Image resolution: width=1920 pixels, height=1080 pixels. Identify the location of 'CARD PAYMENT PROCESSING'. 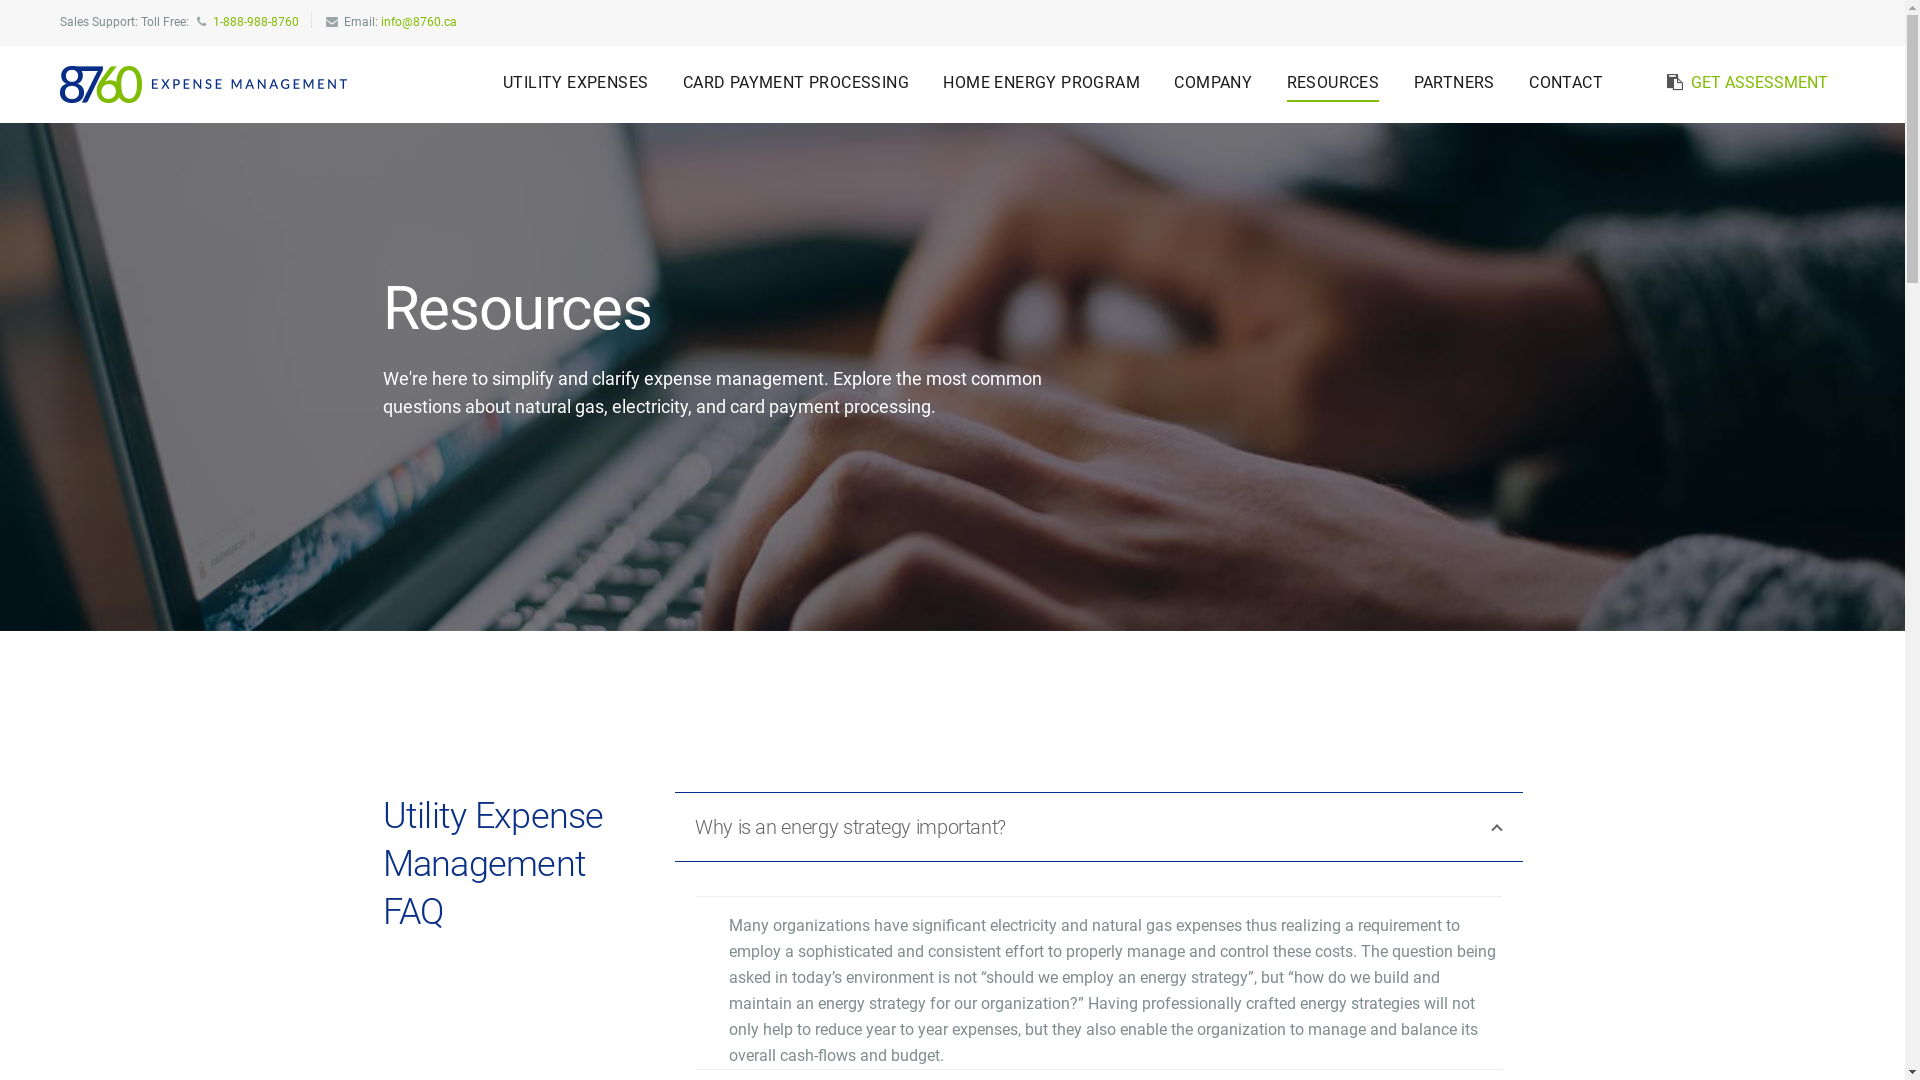
(795, 82).